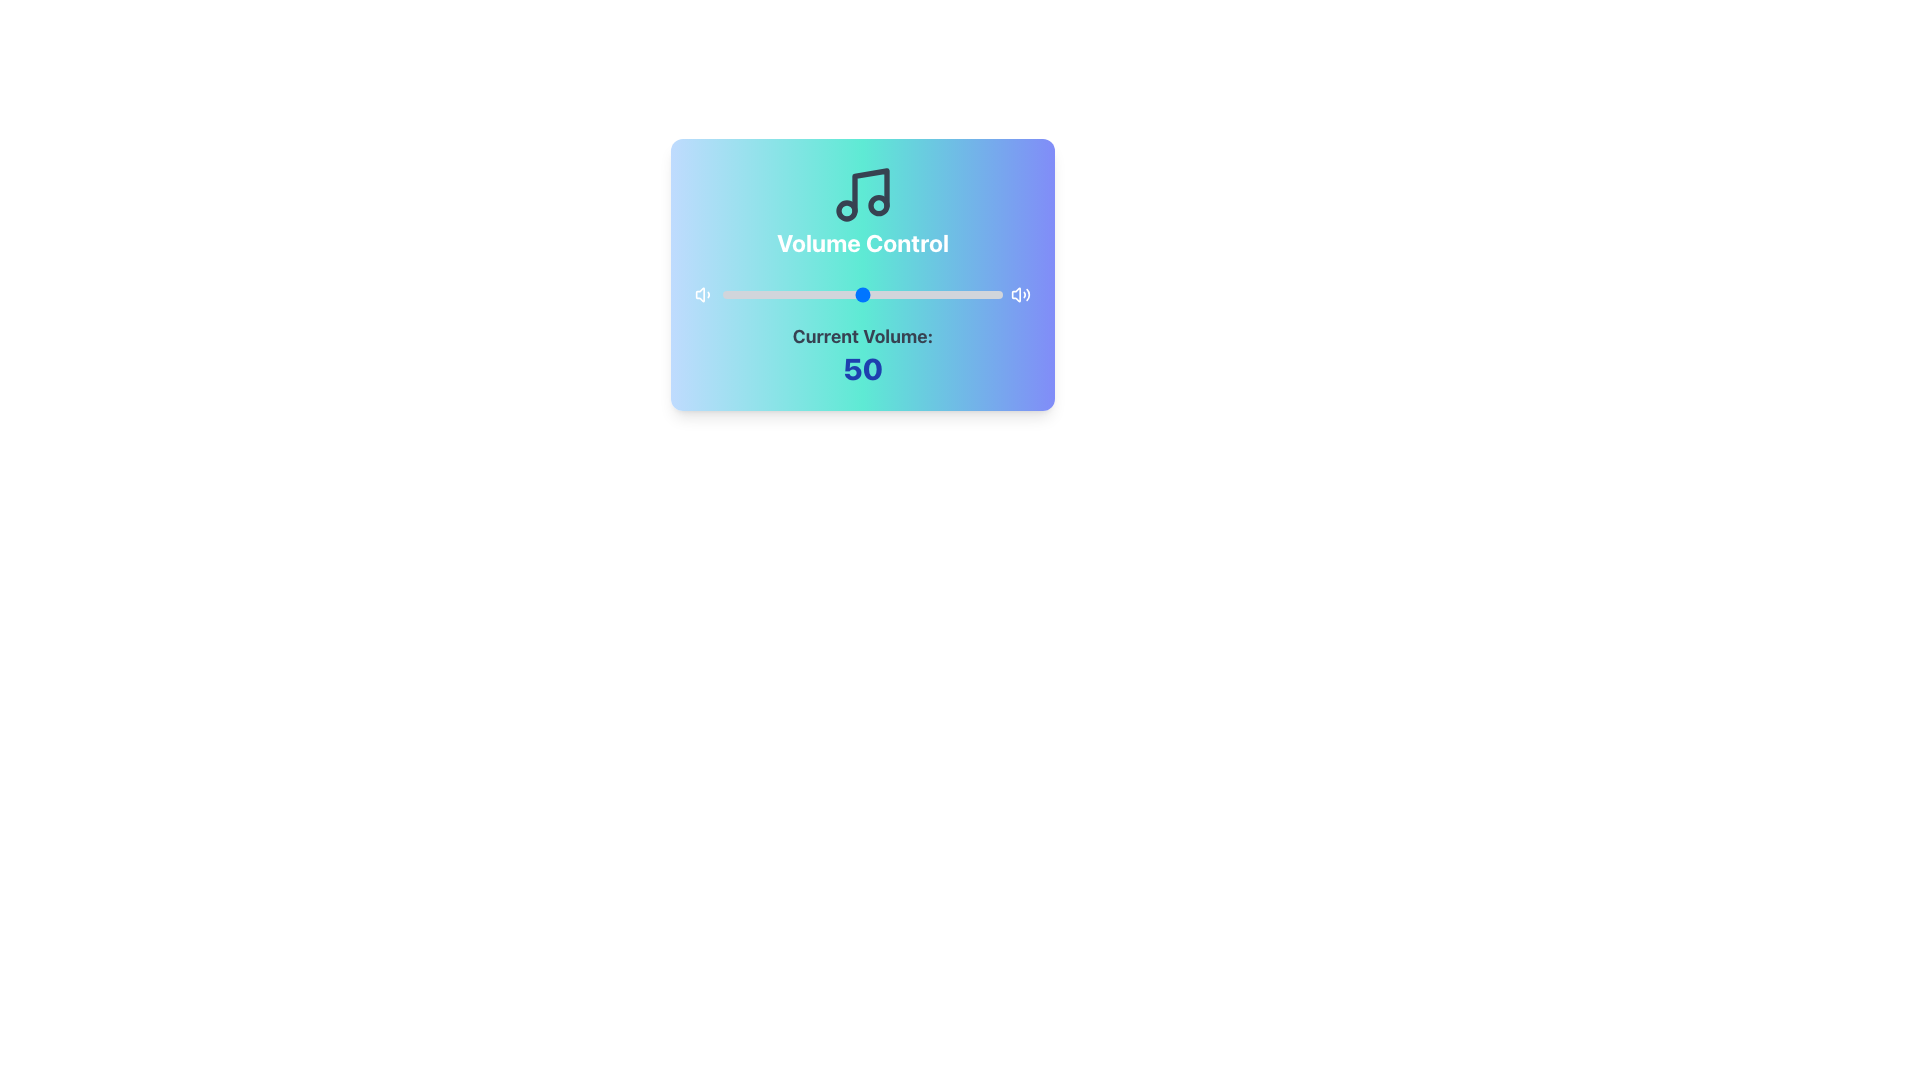 The image size is (1920, 1080). Describe the element at coordinates (801, 294) in the screenshot. I see `the slider` at that location.